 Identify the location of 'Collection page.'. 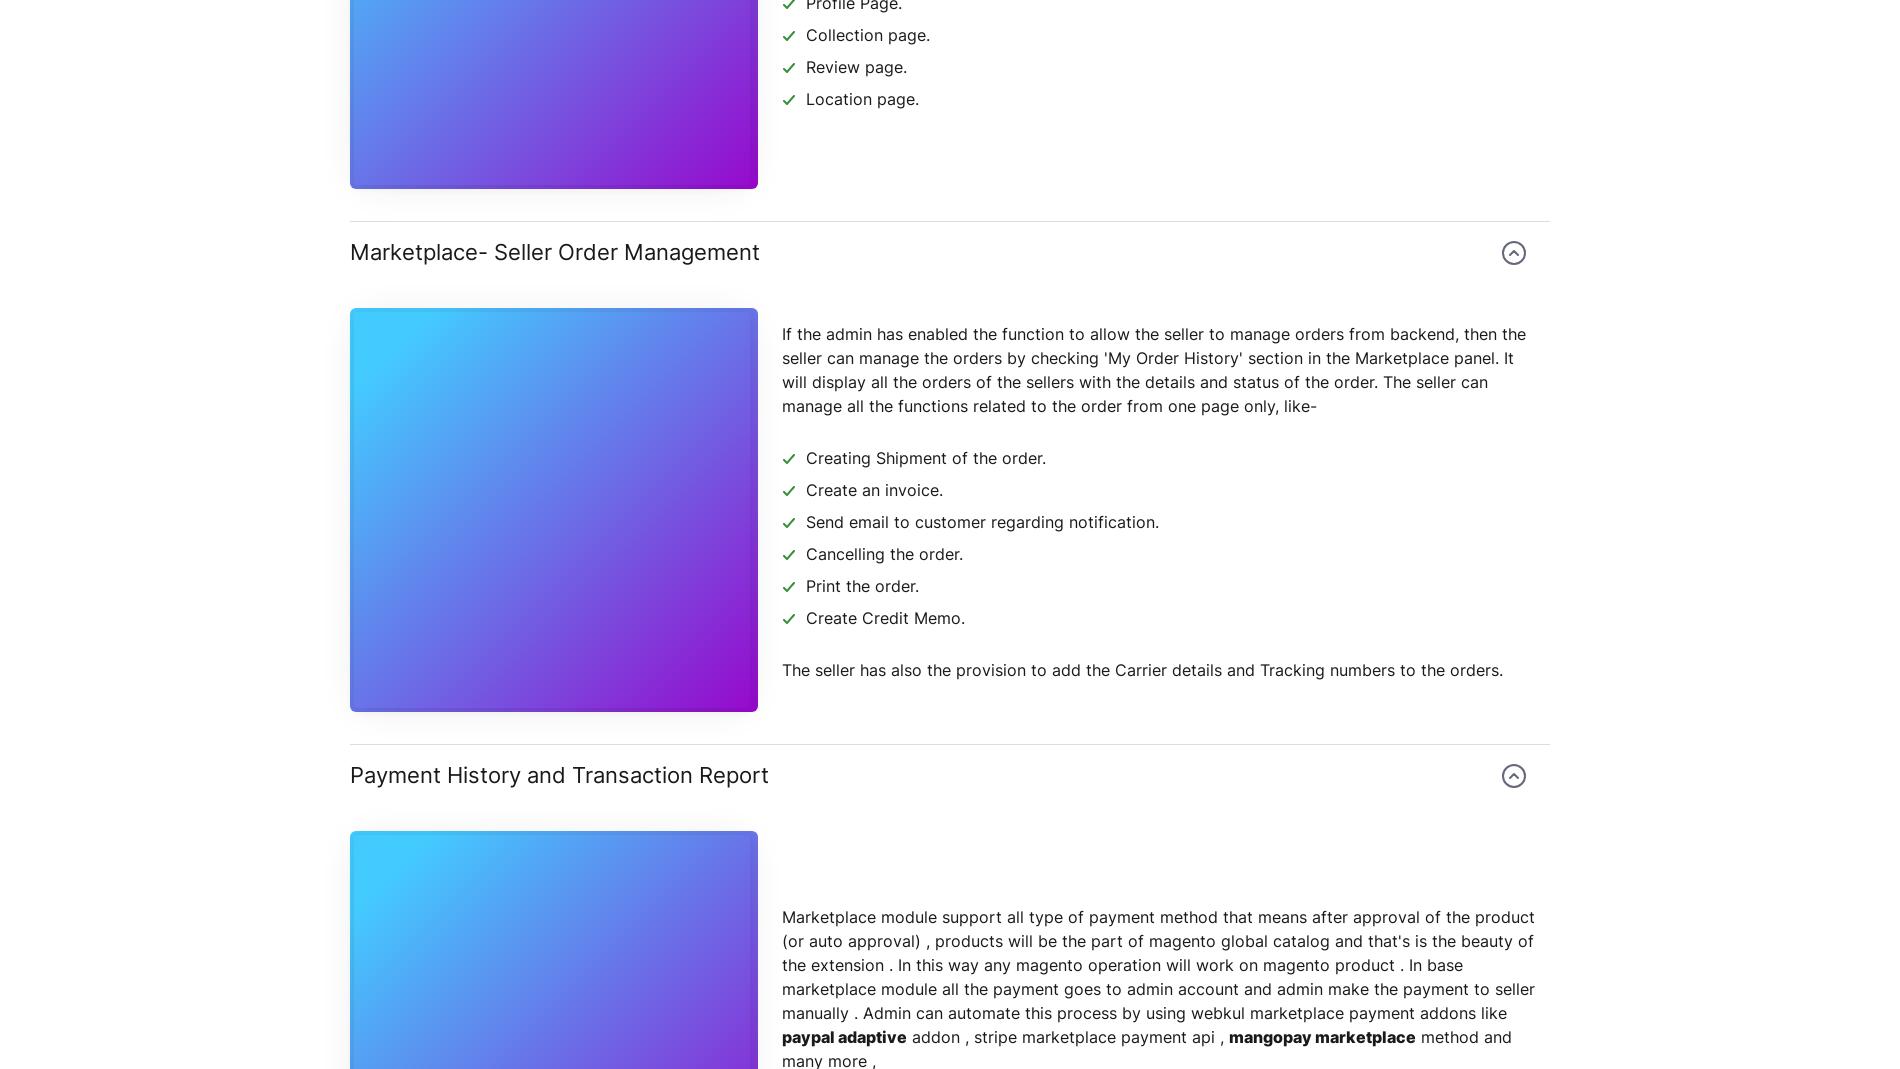
(866, 33).